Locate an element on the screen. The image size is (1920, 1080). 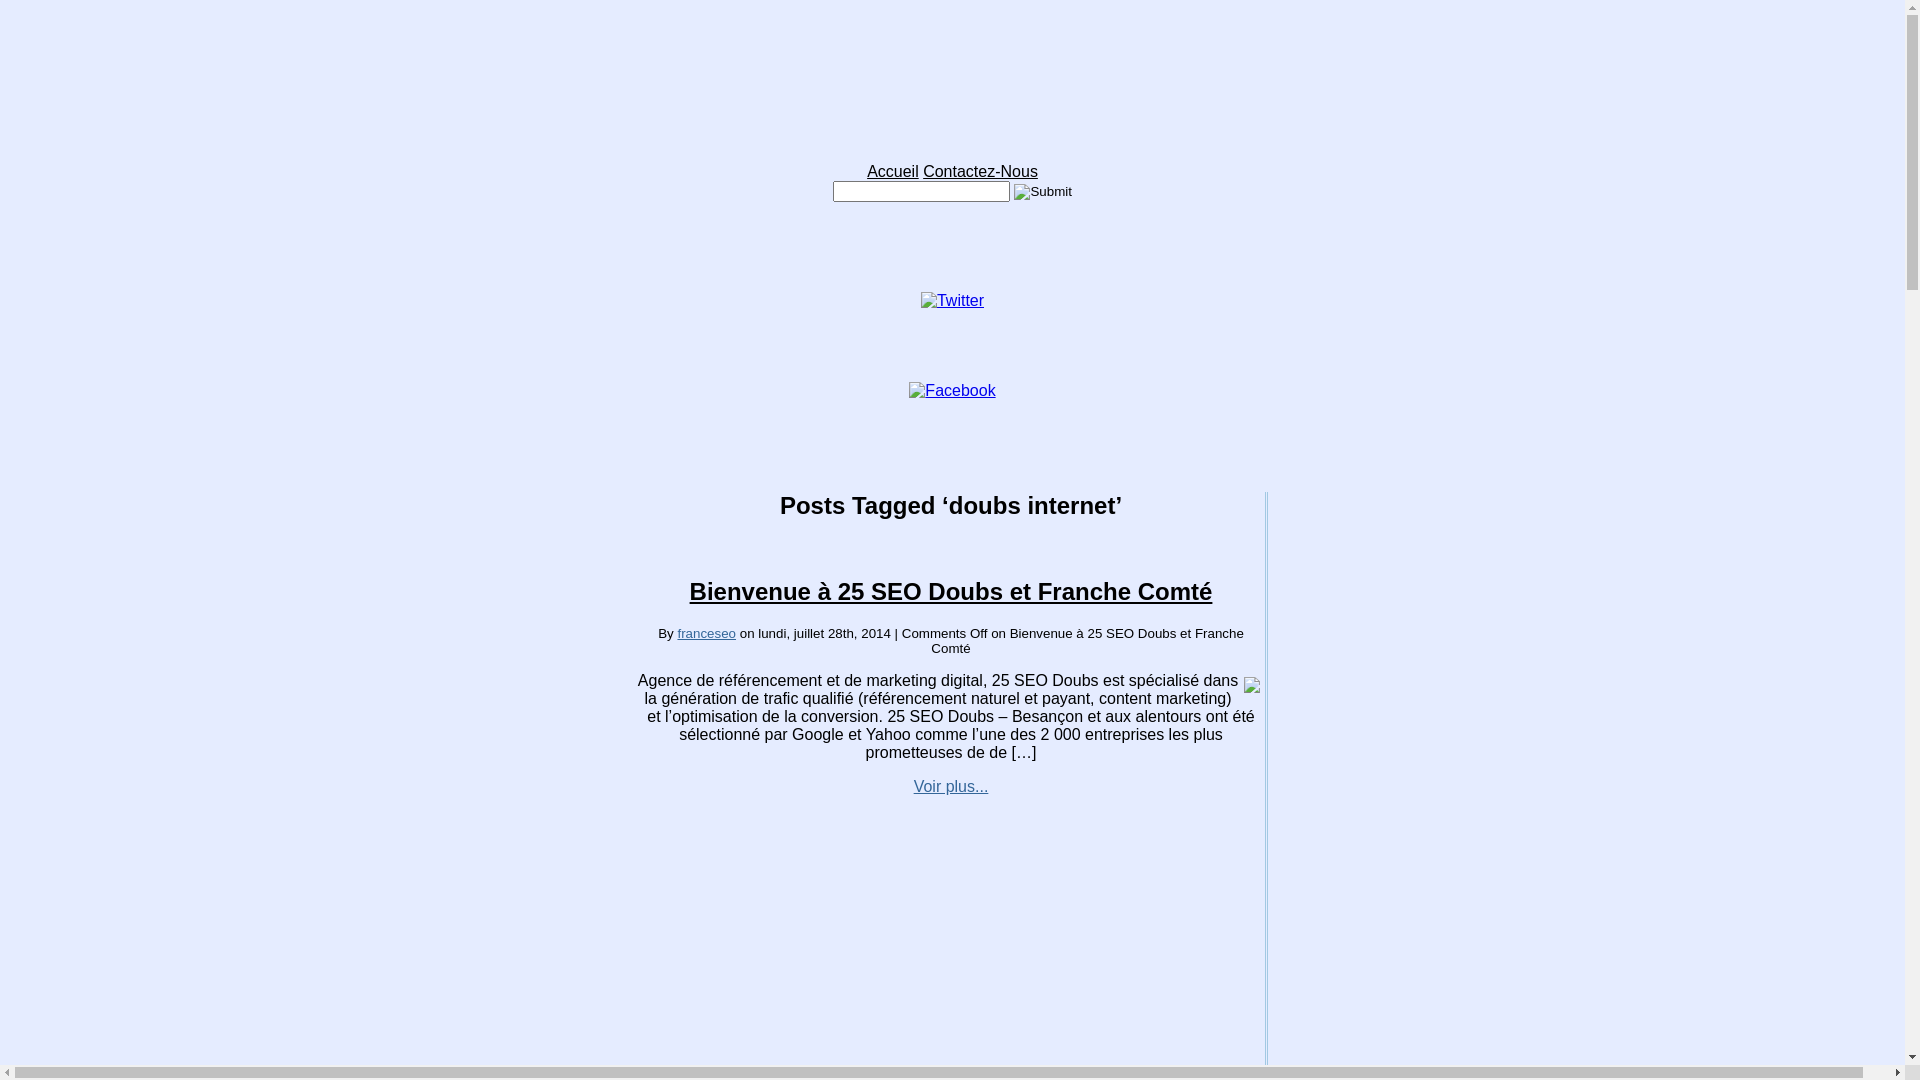
'Contactez-Nous' is located at coordinates (980, 170).